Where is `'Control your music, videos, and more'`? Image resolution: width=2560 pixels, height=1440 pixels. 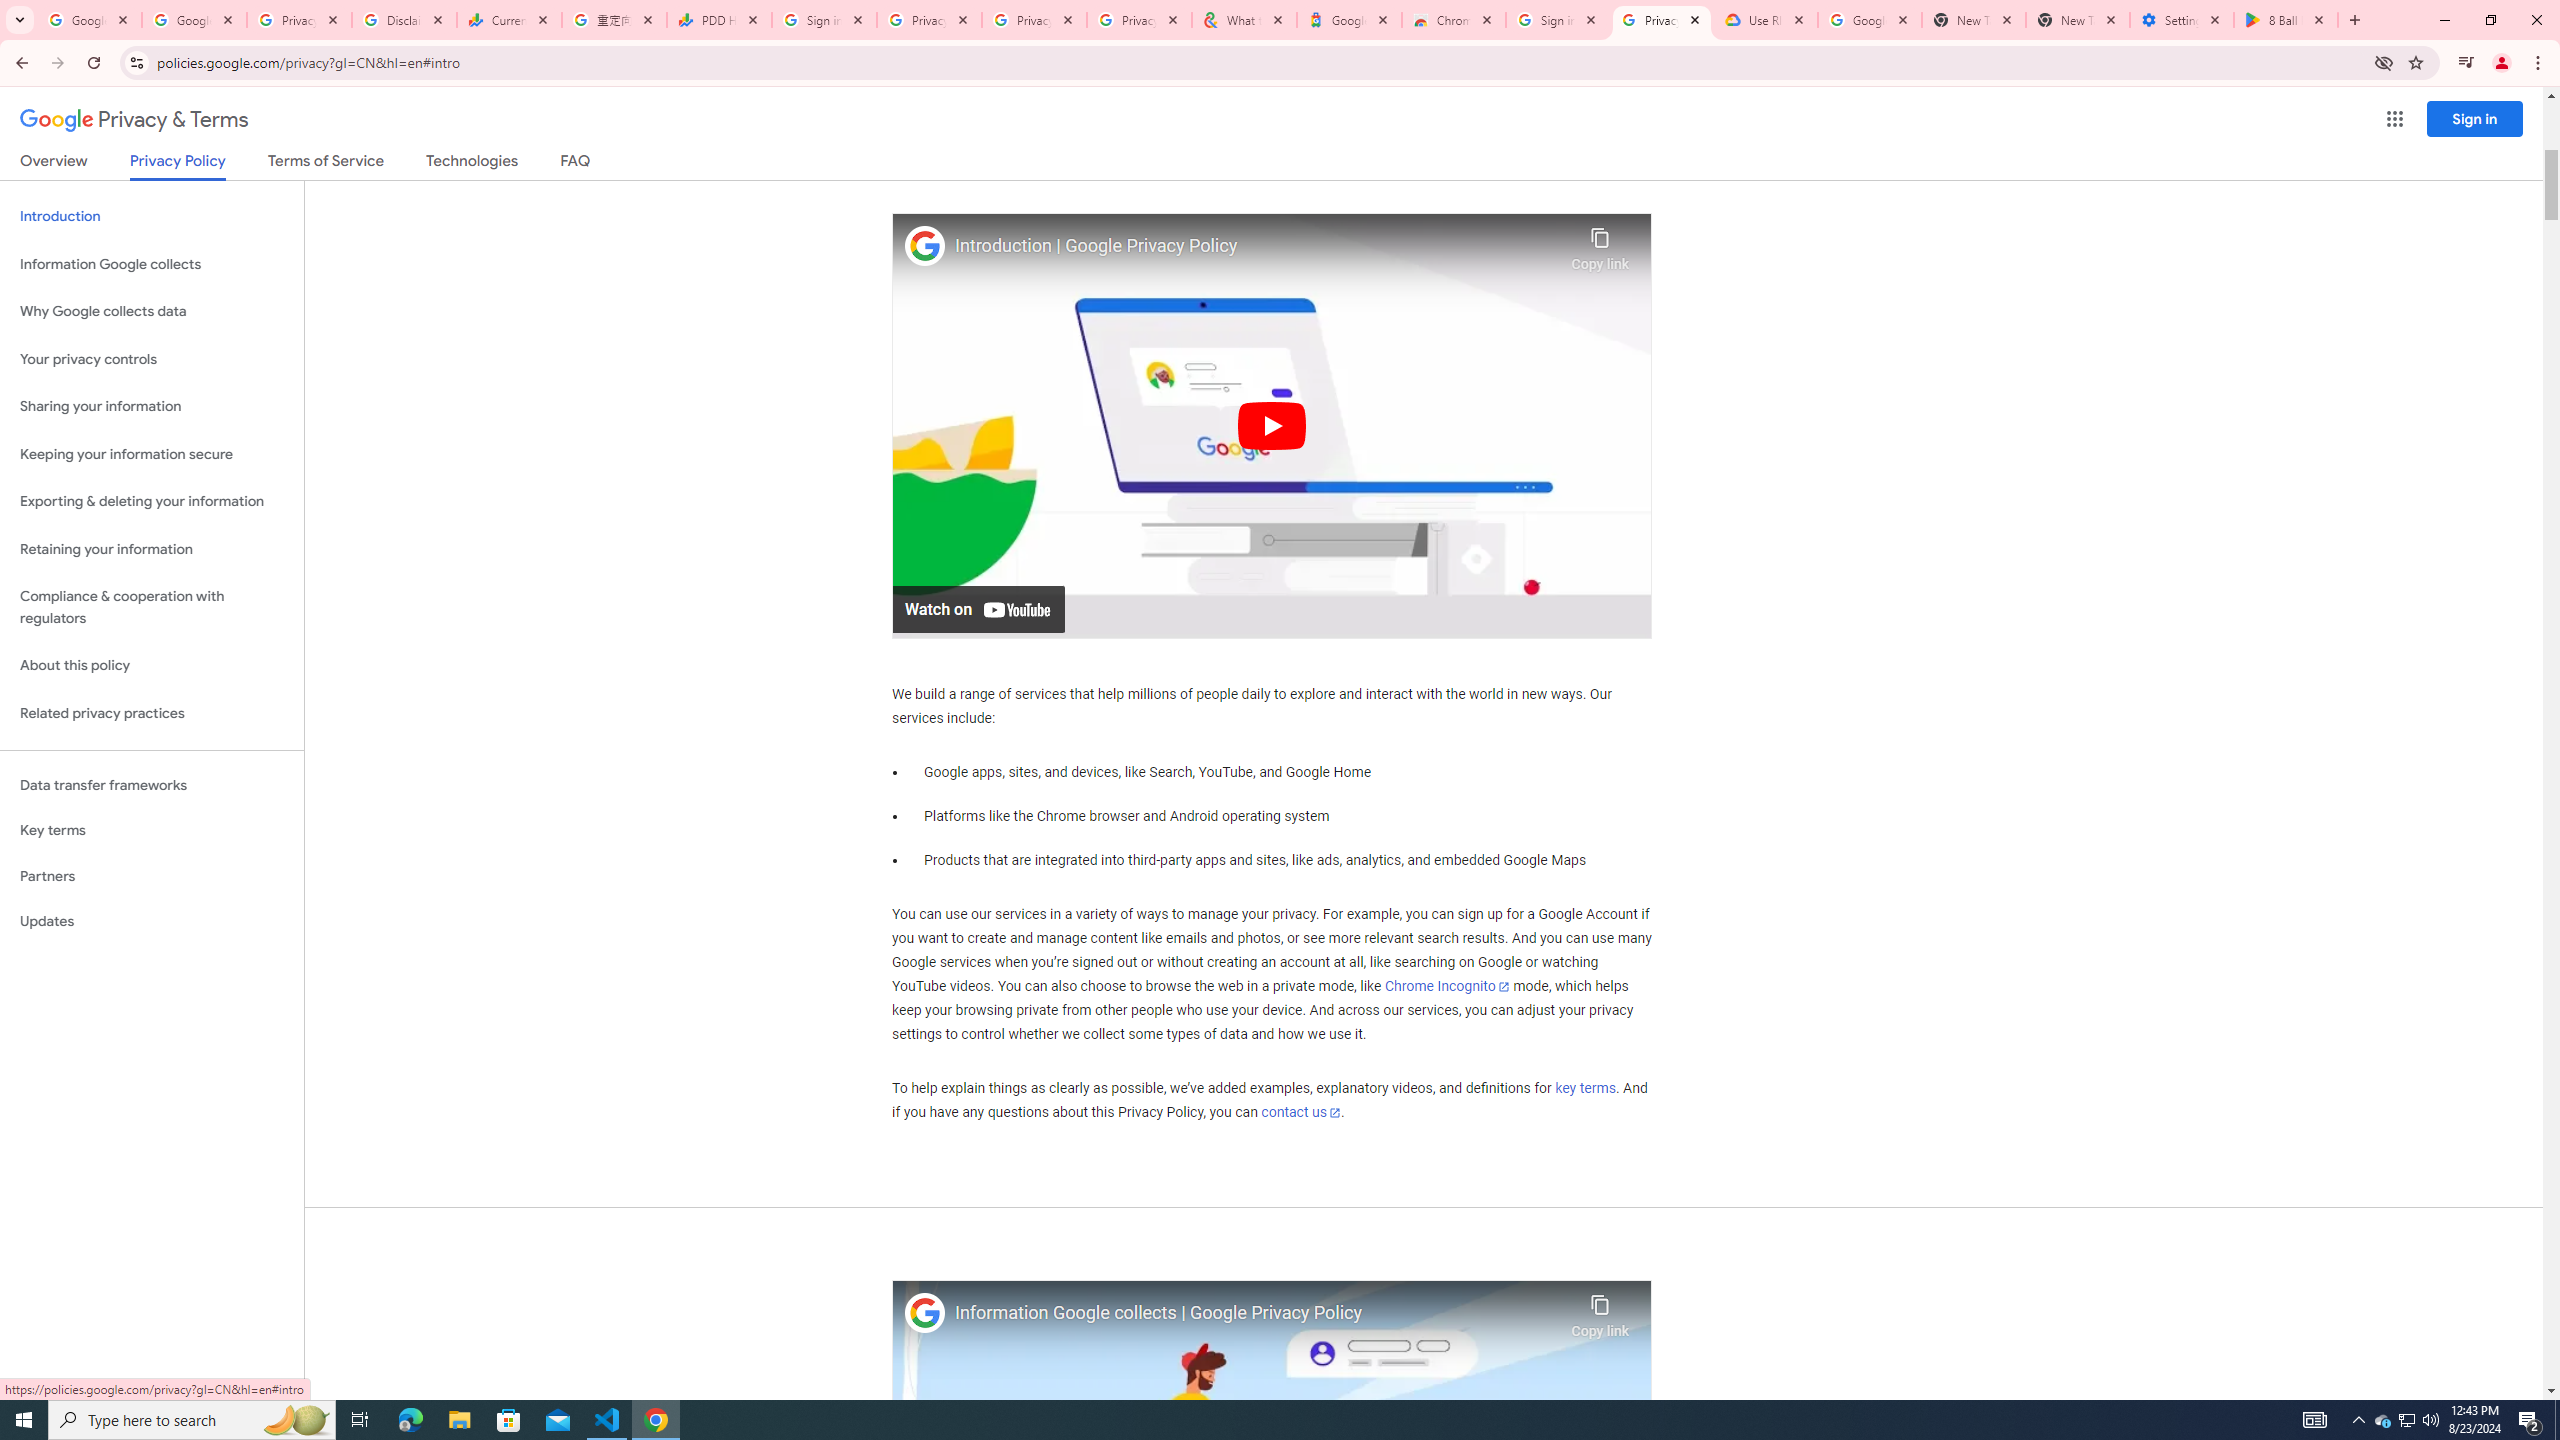 'Control your music, videos, and more' is located at coordinates (2466, 62).